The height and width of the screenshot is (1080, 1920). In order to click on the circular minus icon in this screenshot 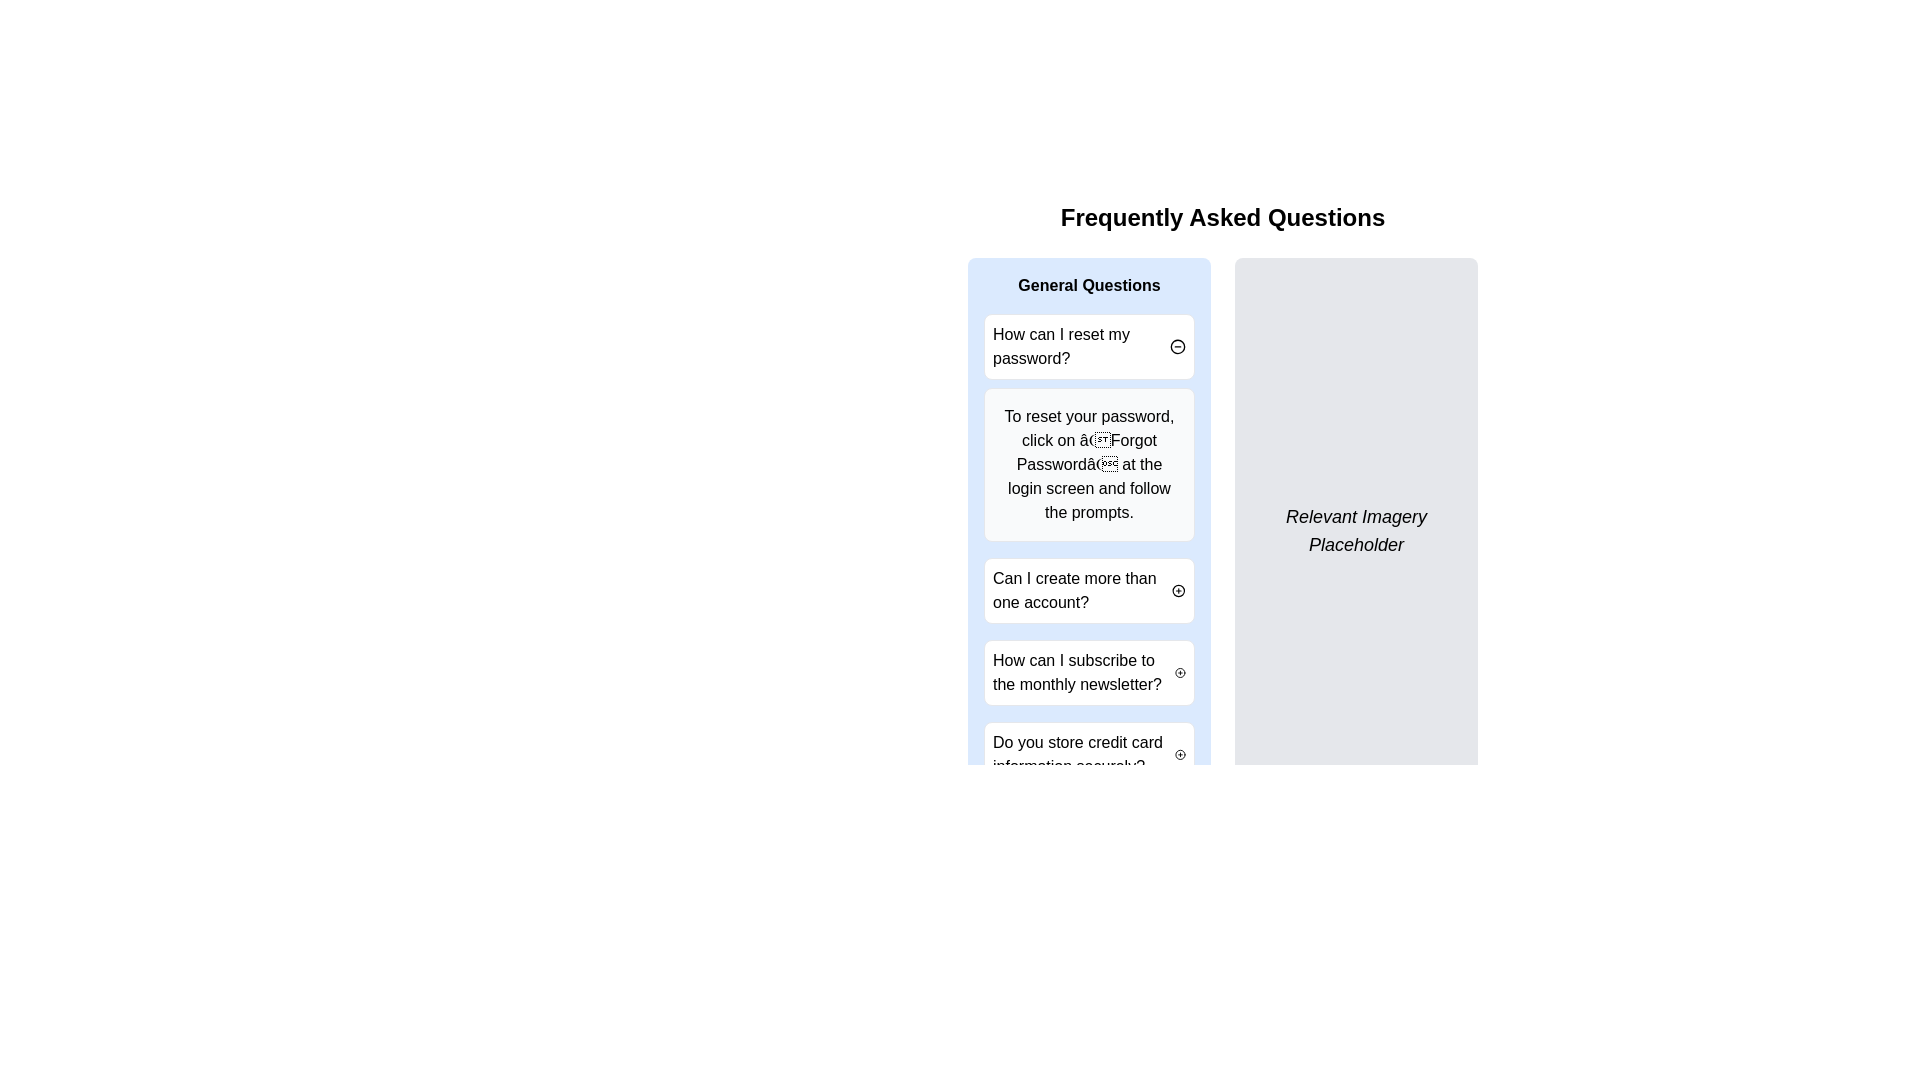, I will do `click(1177, 346)`.